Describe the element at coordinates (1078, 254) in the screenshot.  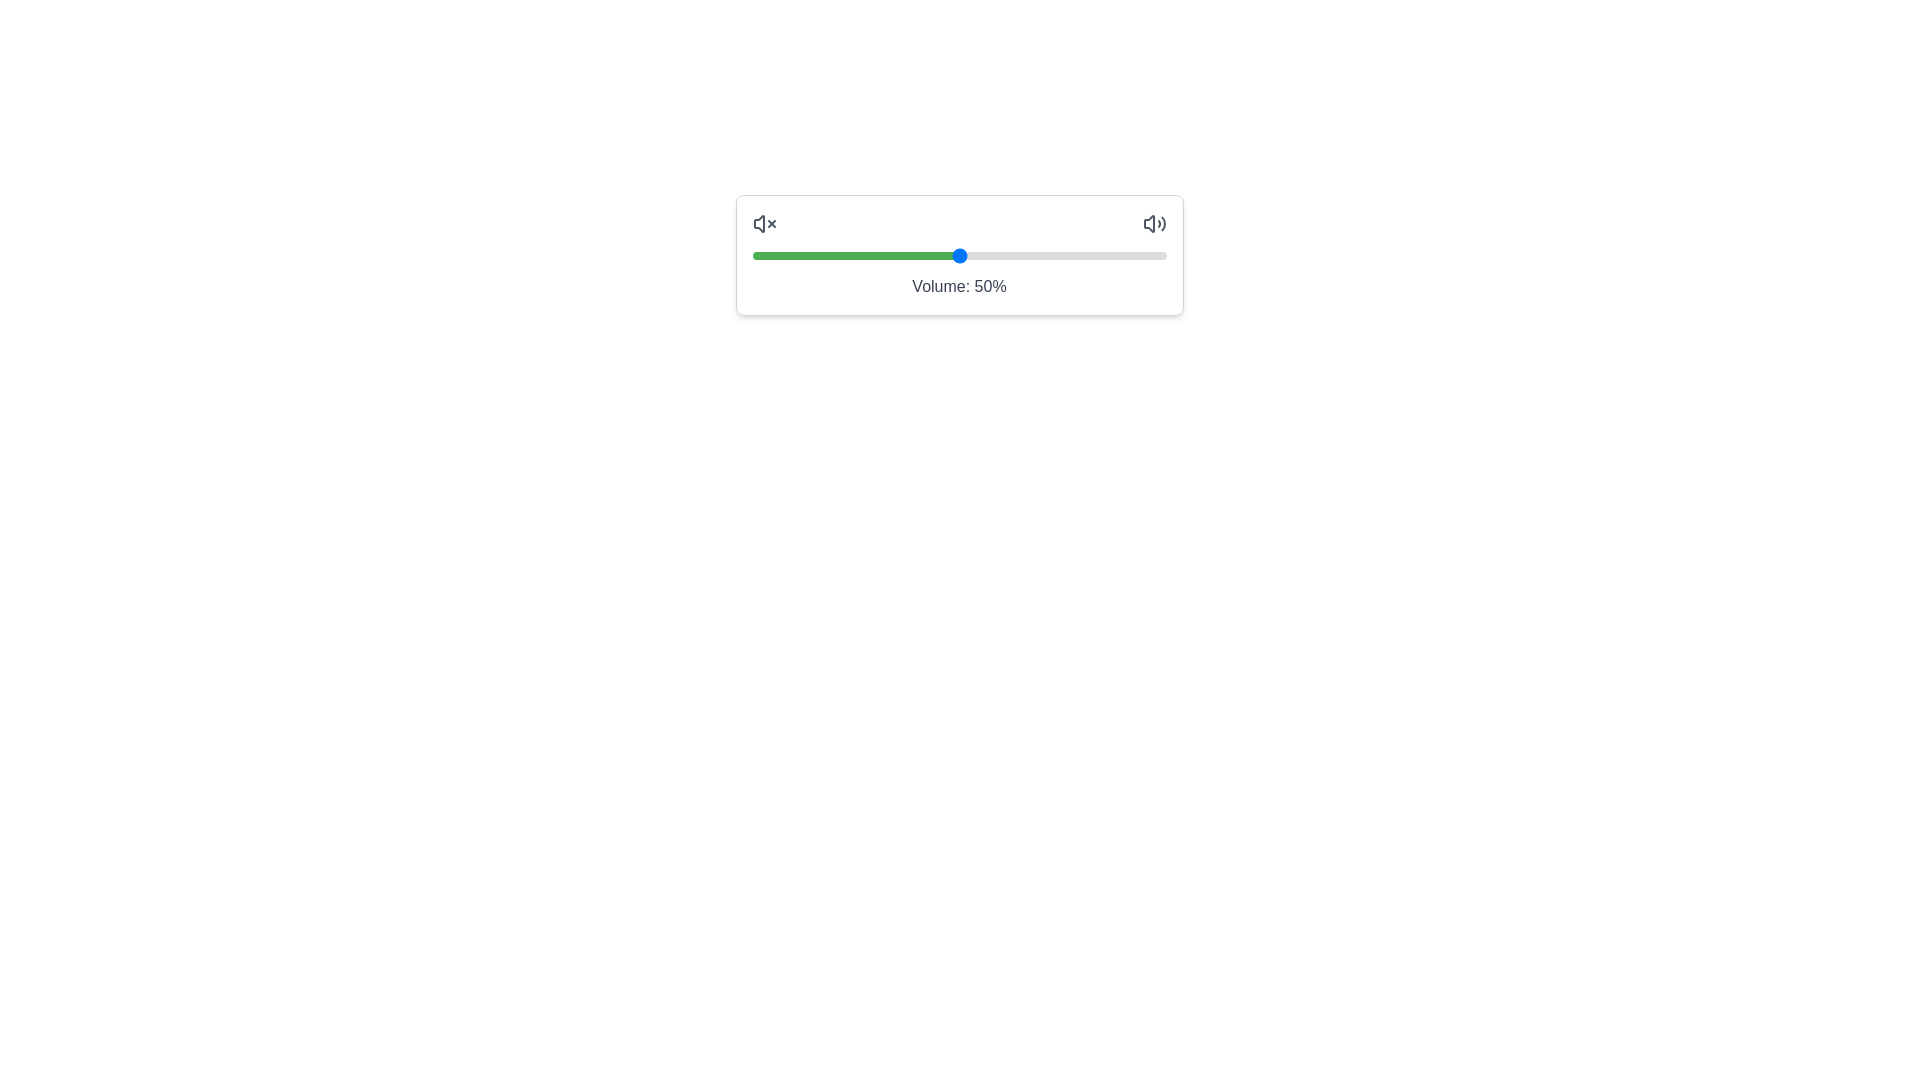
I see `the volume level` at that location.